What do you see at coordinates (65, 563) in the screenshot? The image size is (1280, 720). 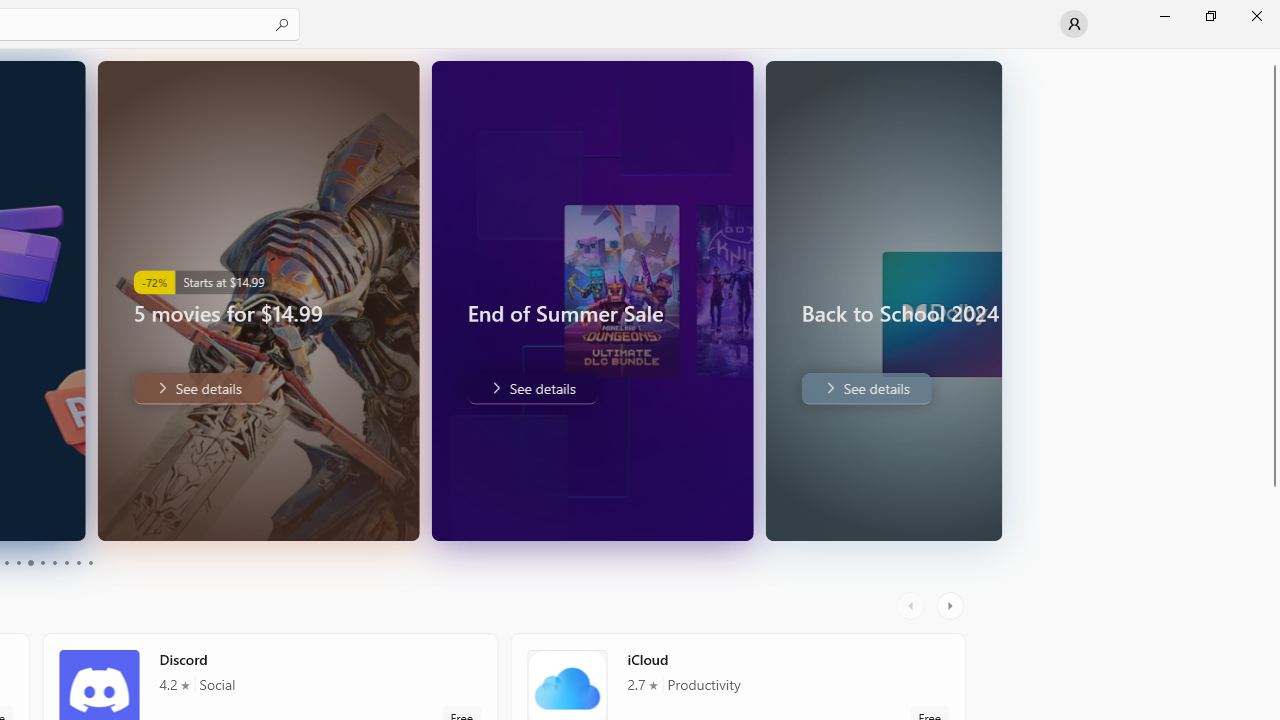 I see `'Page 8'` at bounding box center [65, 563].